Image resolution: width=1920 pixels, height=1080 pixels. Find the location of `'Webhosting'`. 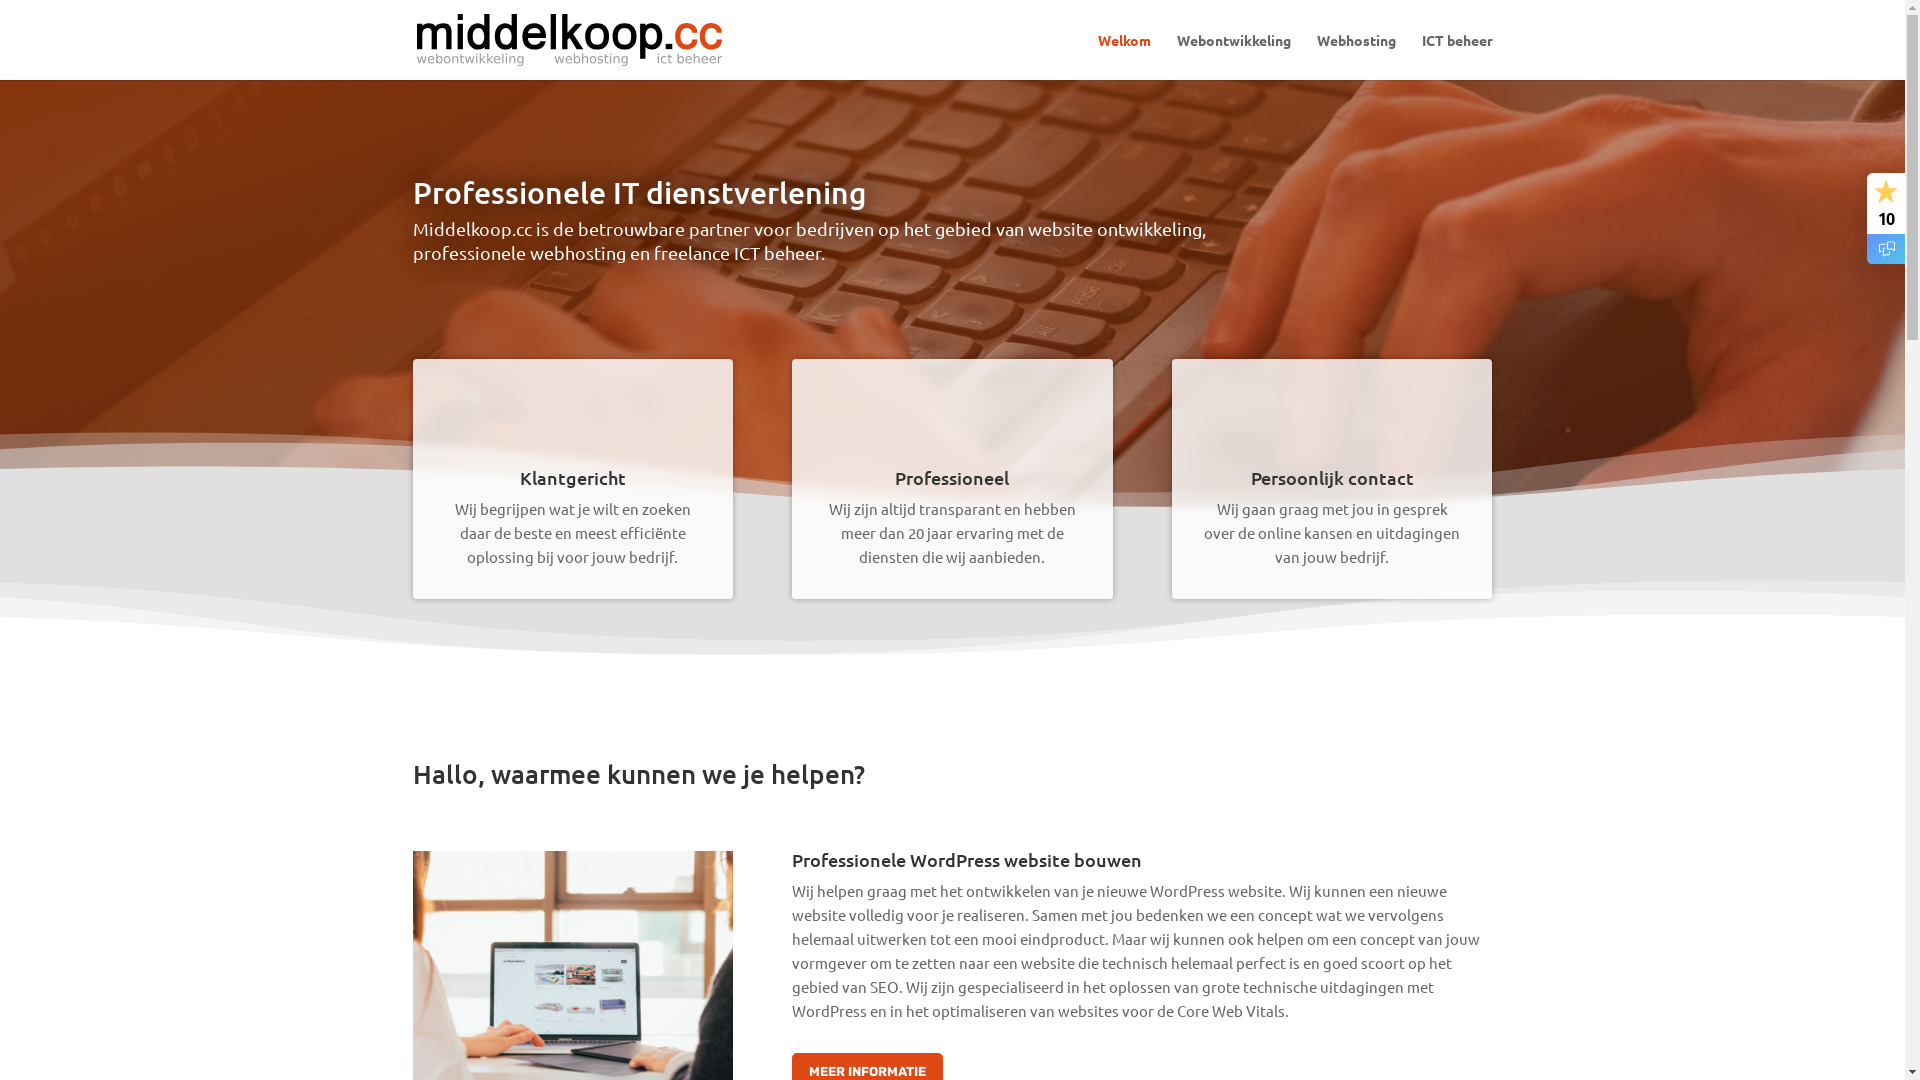

'Webhosting' is located at coordinates (1355, 55).